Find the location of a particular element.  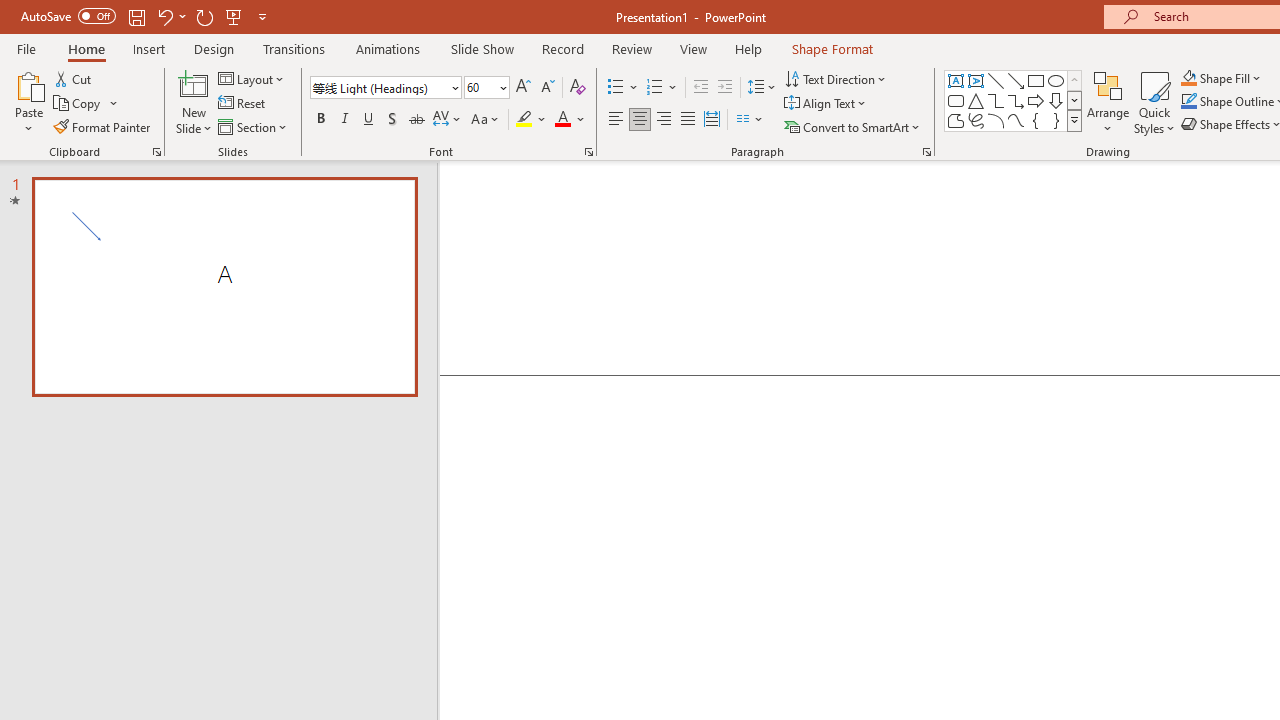

'Slide A' is located at coordinates (224, 286).